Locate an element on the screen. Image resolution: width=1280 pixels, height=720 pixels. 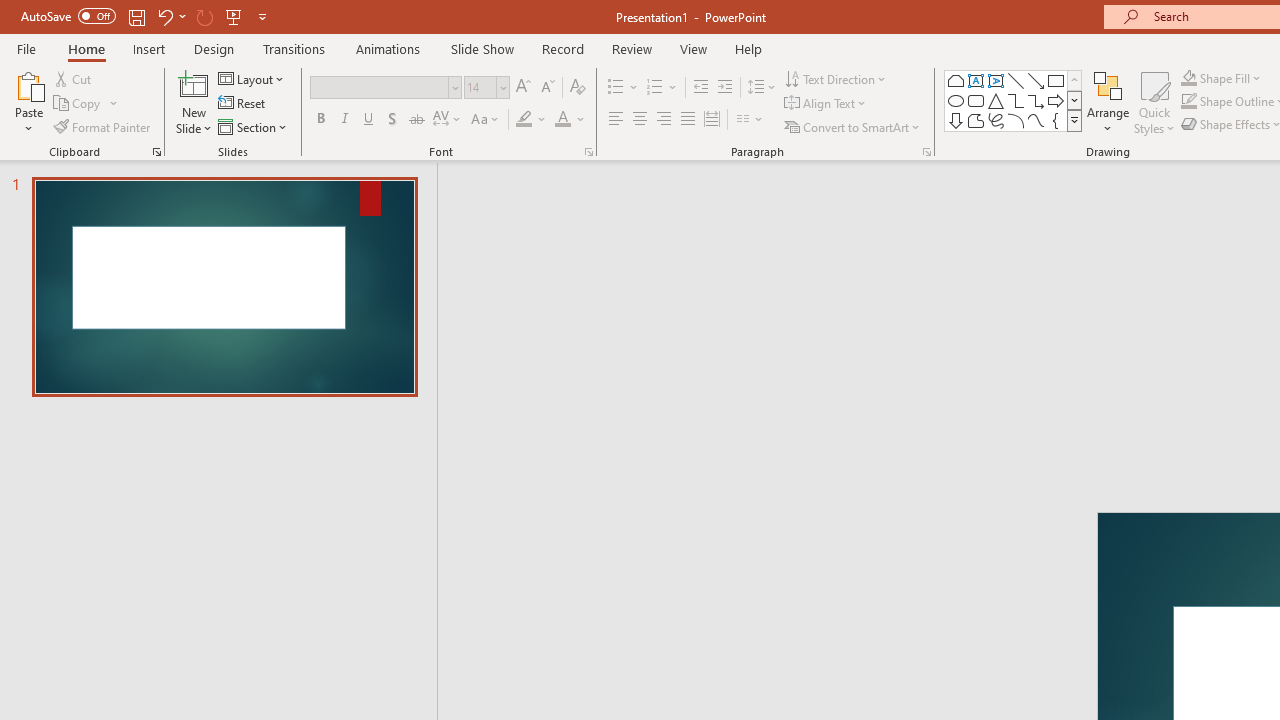
'Rectangle: Top Corners Snipped' is located at coordinates (955, 80).